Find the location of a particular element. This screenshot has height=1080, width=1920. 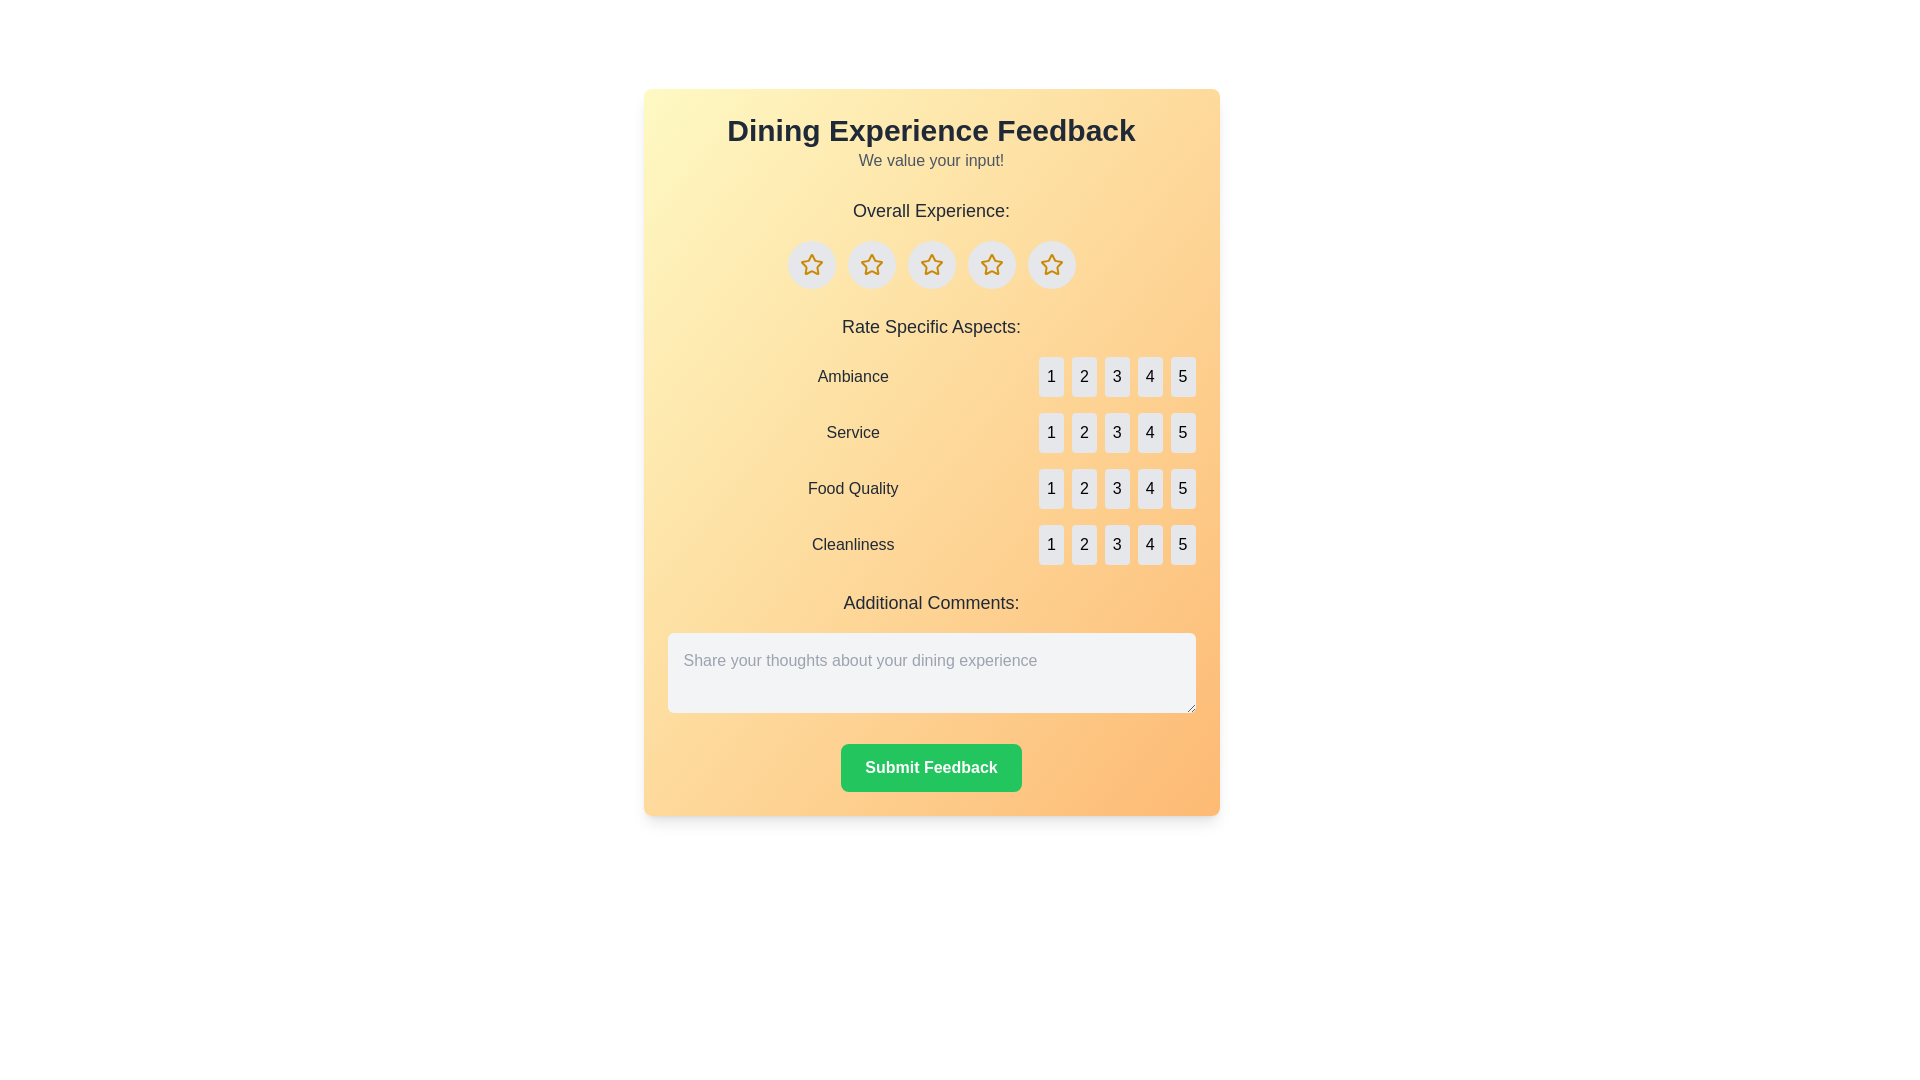

the fifth star icon used for rating purposes, which is styled in golden-yellow color and located under the text 'Overall Experience:' in a feedback form is located at coordinates (1050, 264).